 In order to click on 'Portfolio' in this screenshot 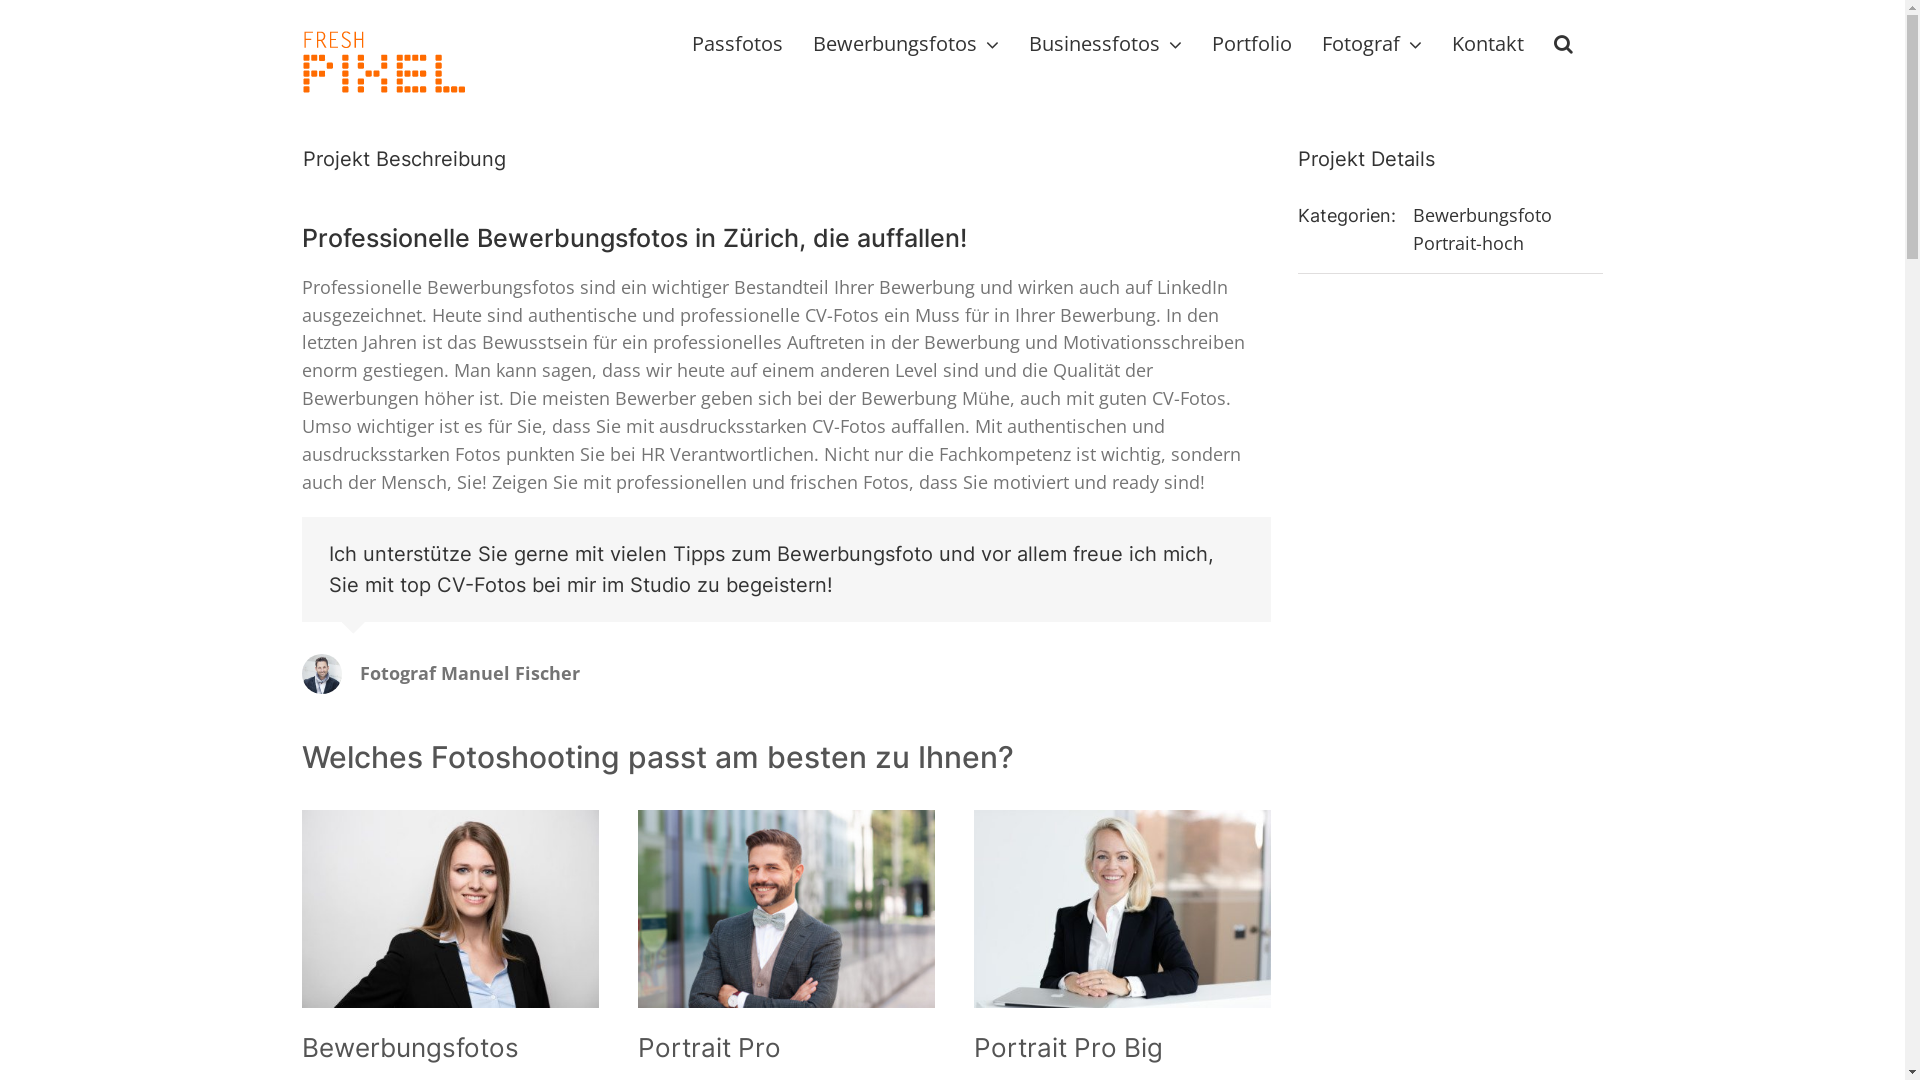, I will do `click(1251, 42)`.